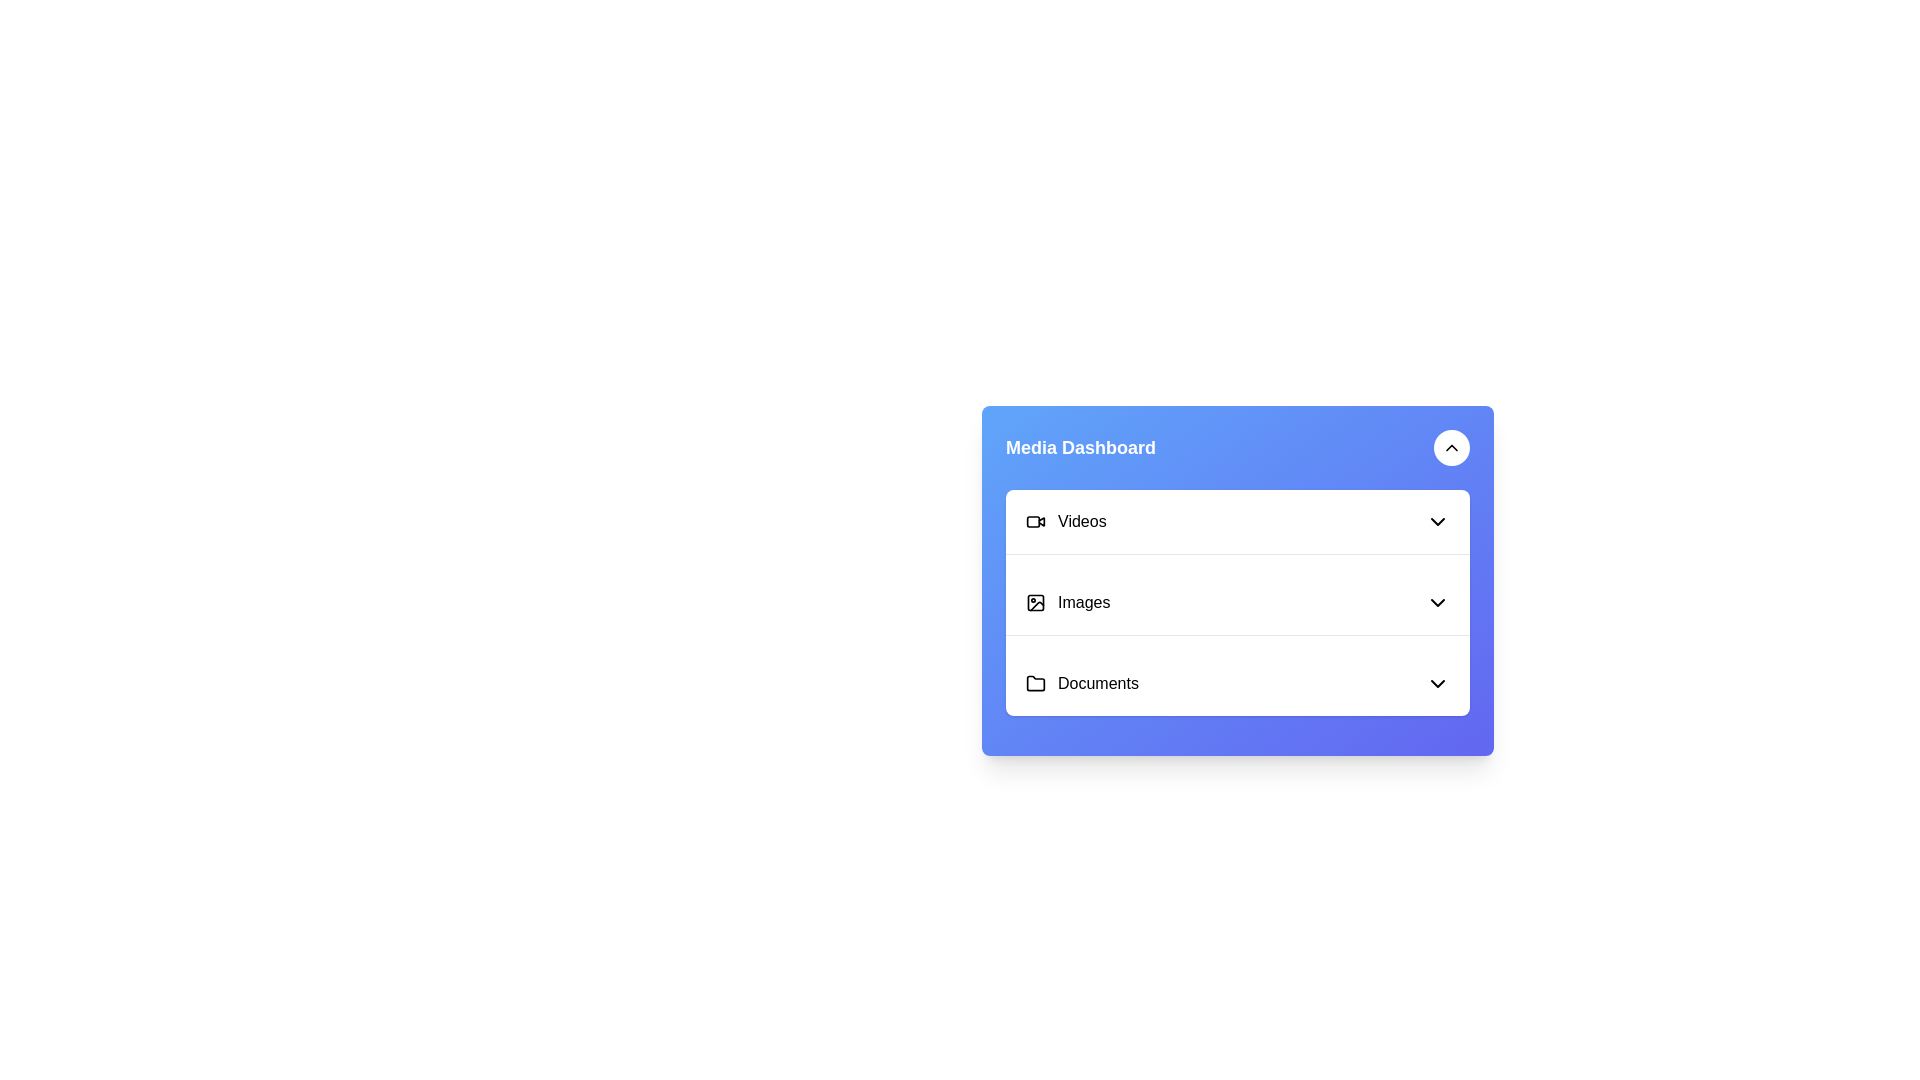 Image resolution: width=1920 pixels, height=1080 pixels. What do you see at coordinates (1083, 601) in the screenshot?
I see `the text label displaying 'Images' in bold font, located in the second row of the media dashboard panel, rightmost in its horizontal layout group` at bounding box center [1083, 601].